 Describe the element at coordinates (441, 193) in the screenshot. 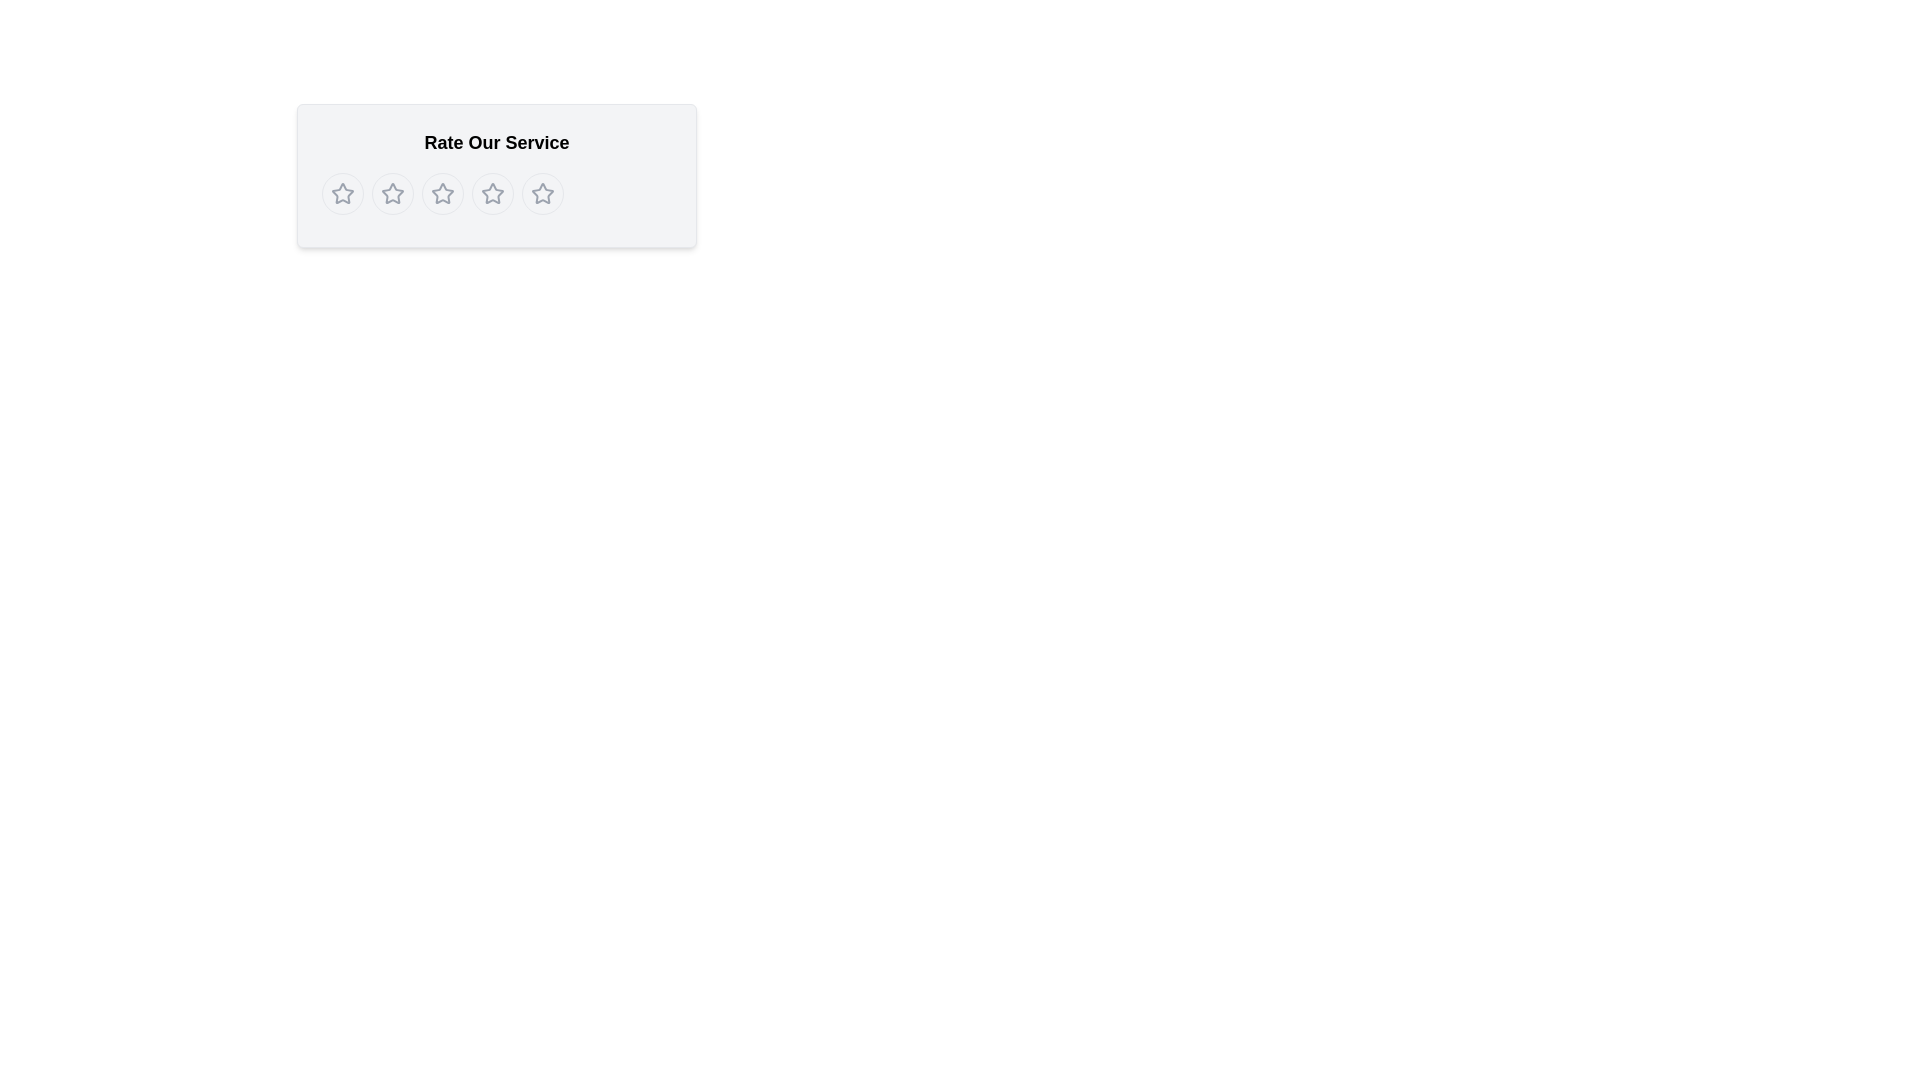

I see `the third star rating button` at that location.